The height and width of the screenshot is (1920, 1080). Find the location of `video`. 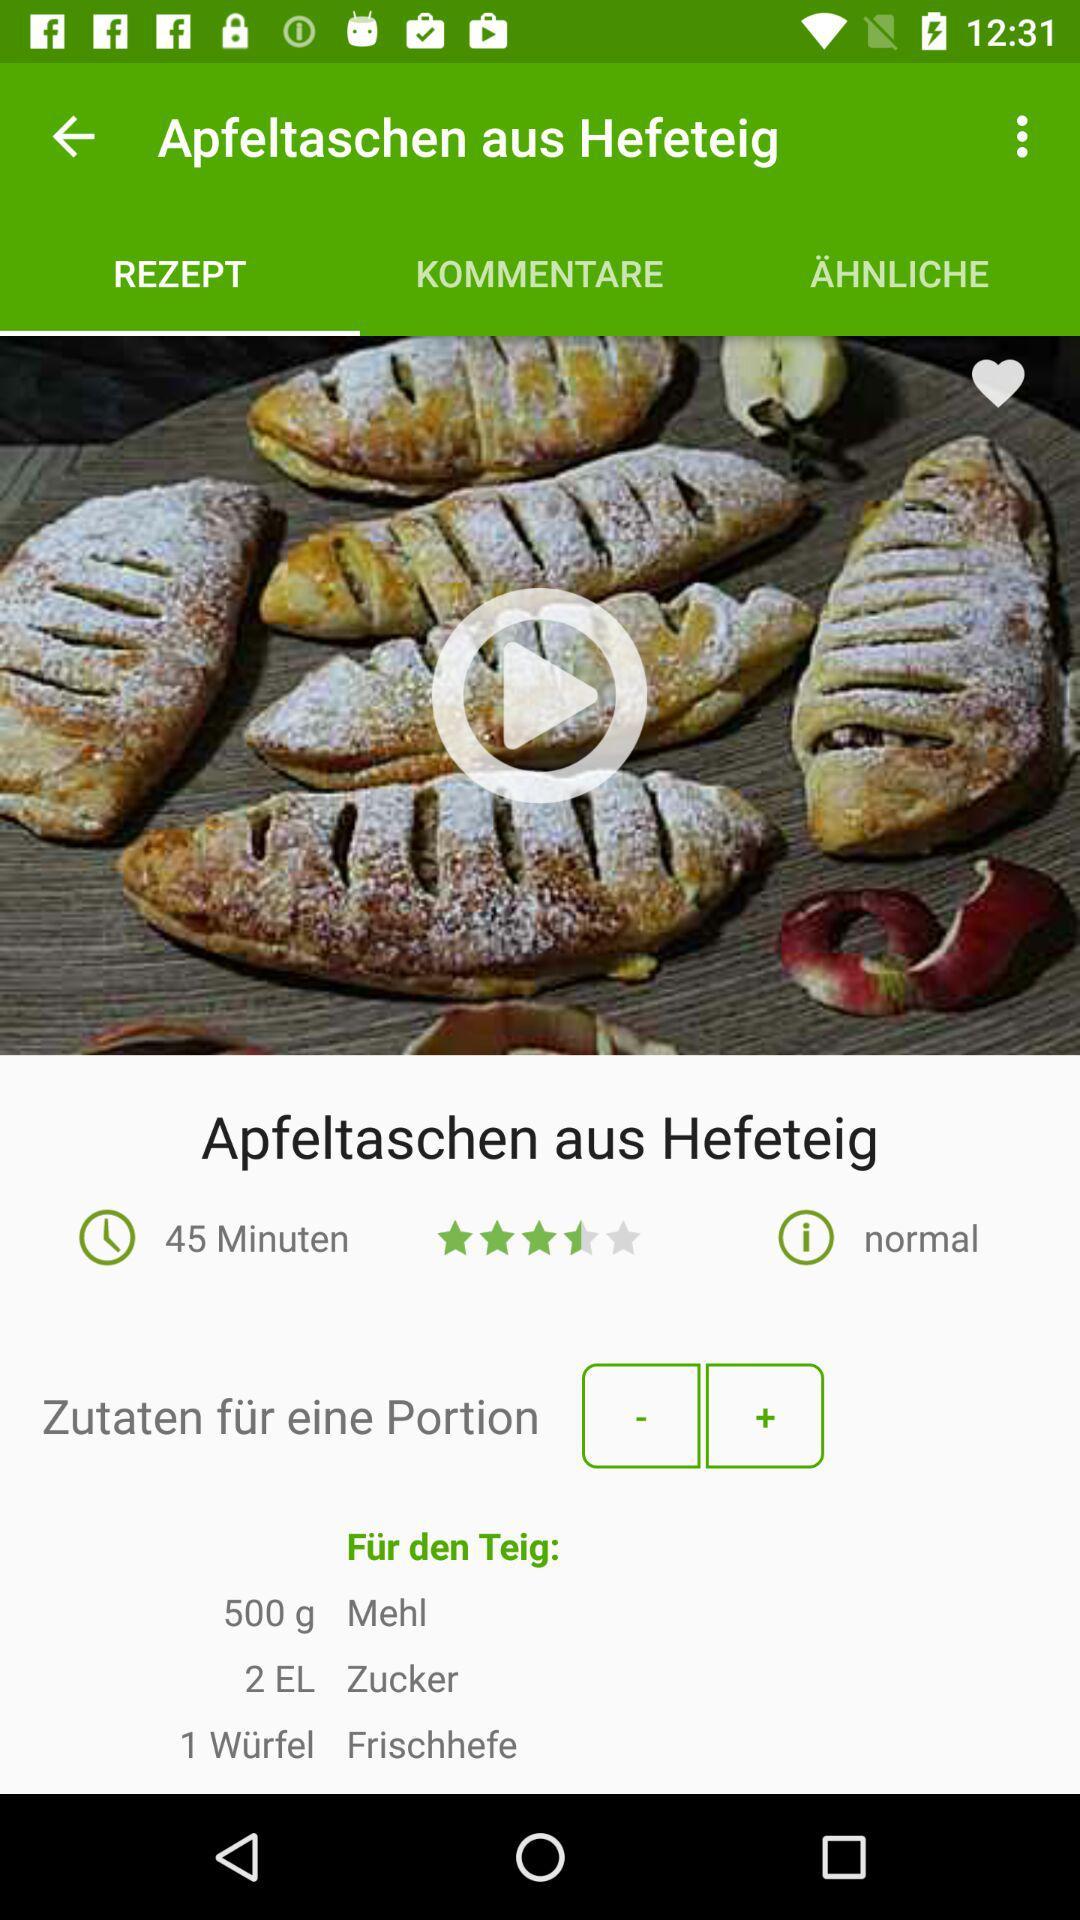

video is located at coordinates (538, 695).